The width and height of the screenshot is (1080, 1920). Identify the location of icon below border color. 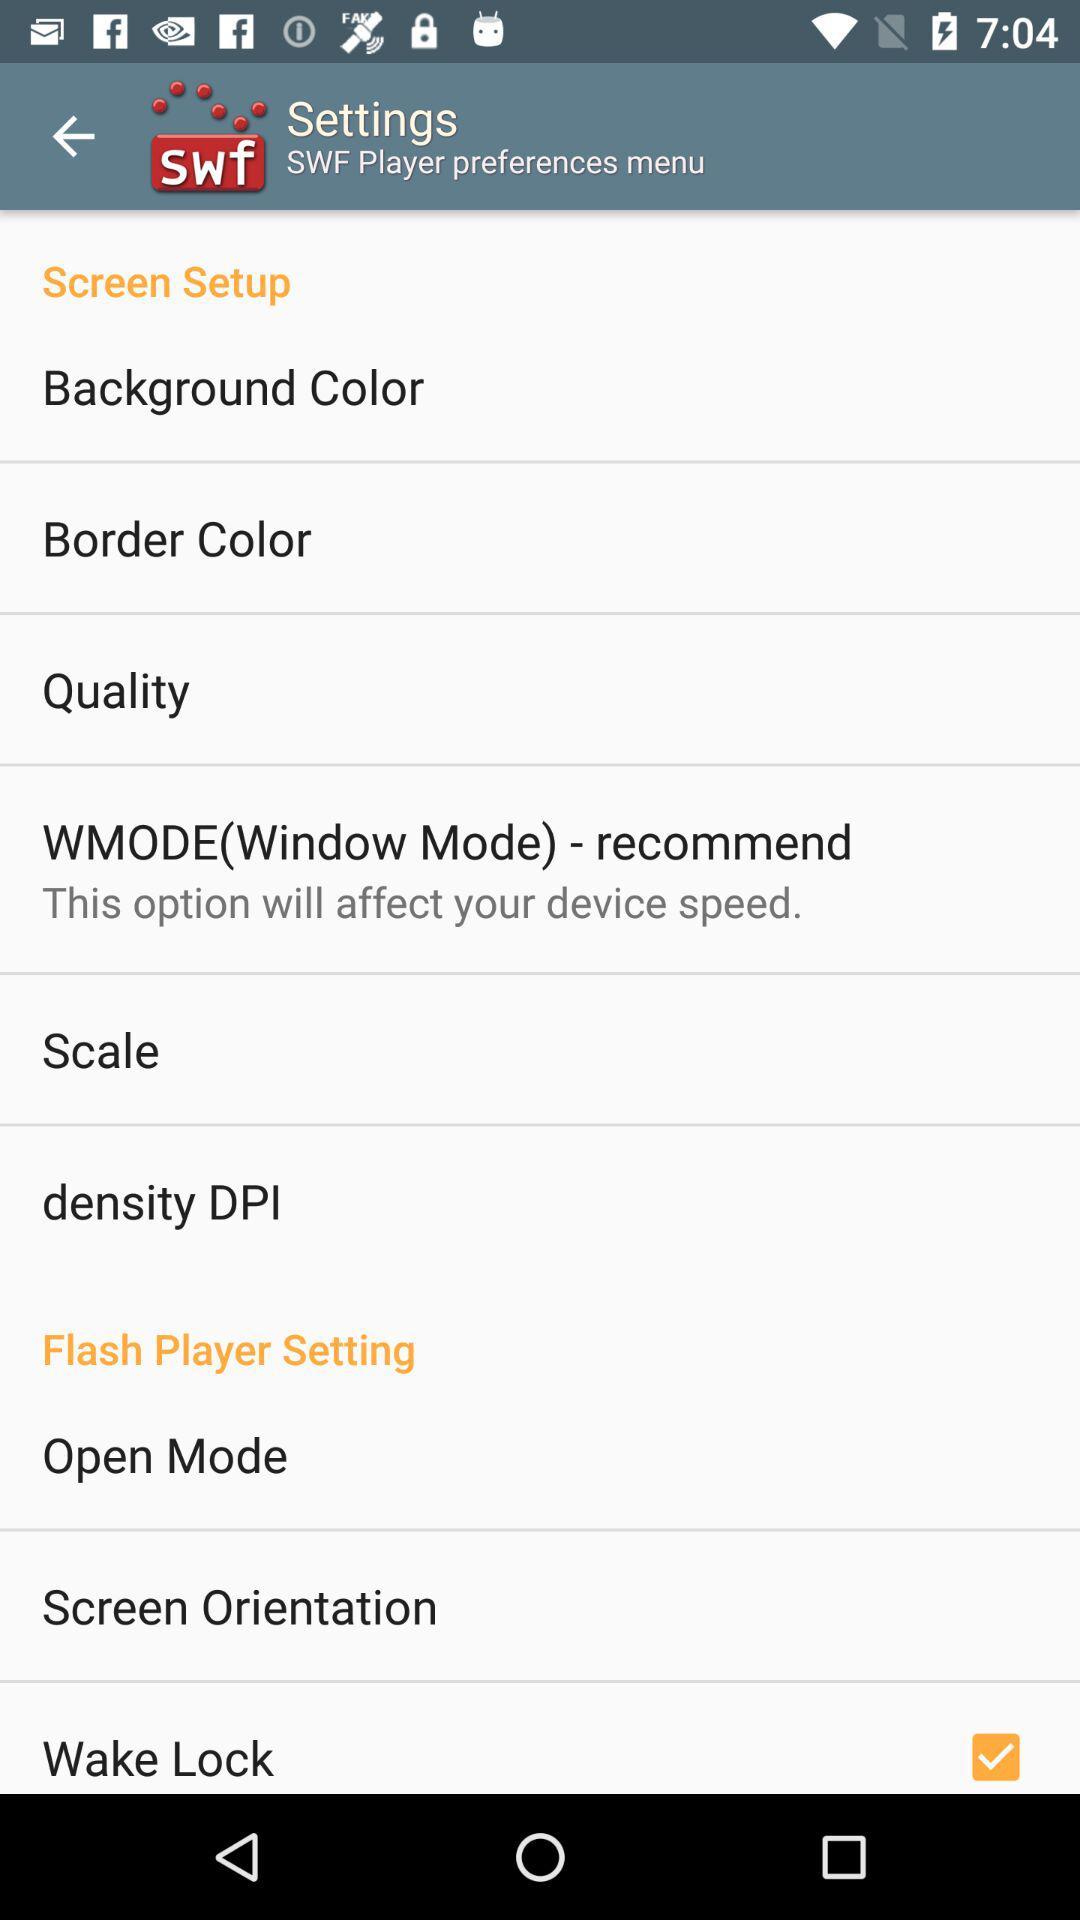
(115, 689).